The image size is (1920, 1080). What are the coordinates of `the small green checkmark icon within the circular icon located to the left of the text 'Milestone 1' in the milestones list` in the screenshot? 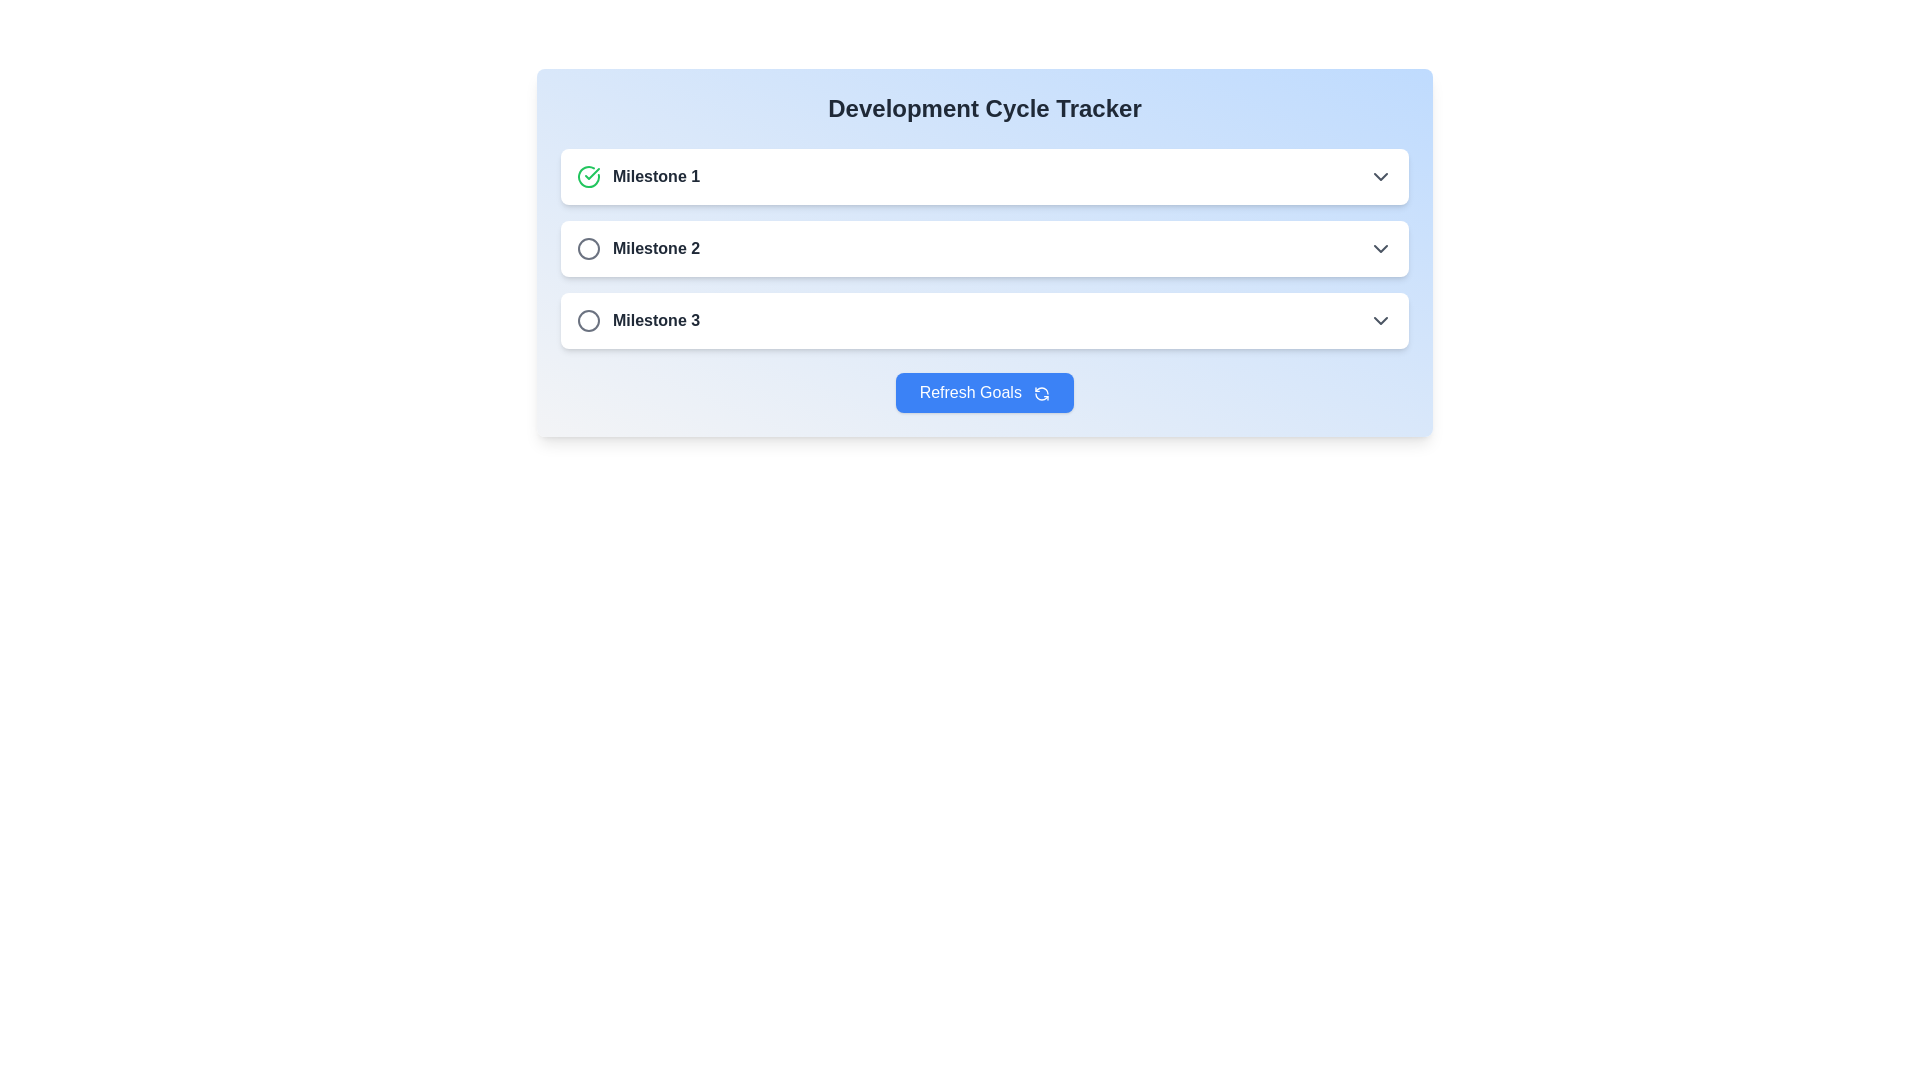 It's located at (591, 172).